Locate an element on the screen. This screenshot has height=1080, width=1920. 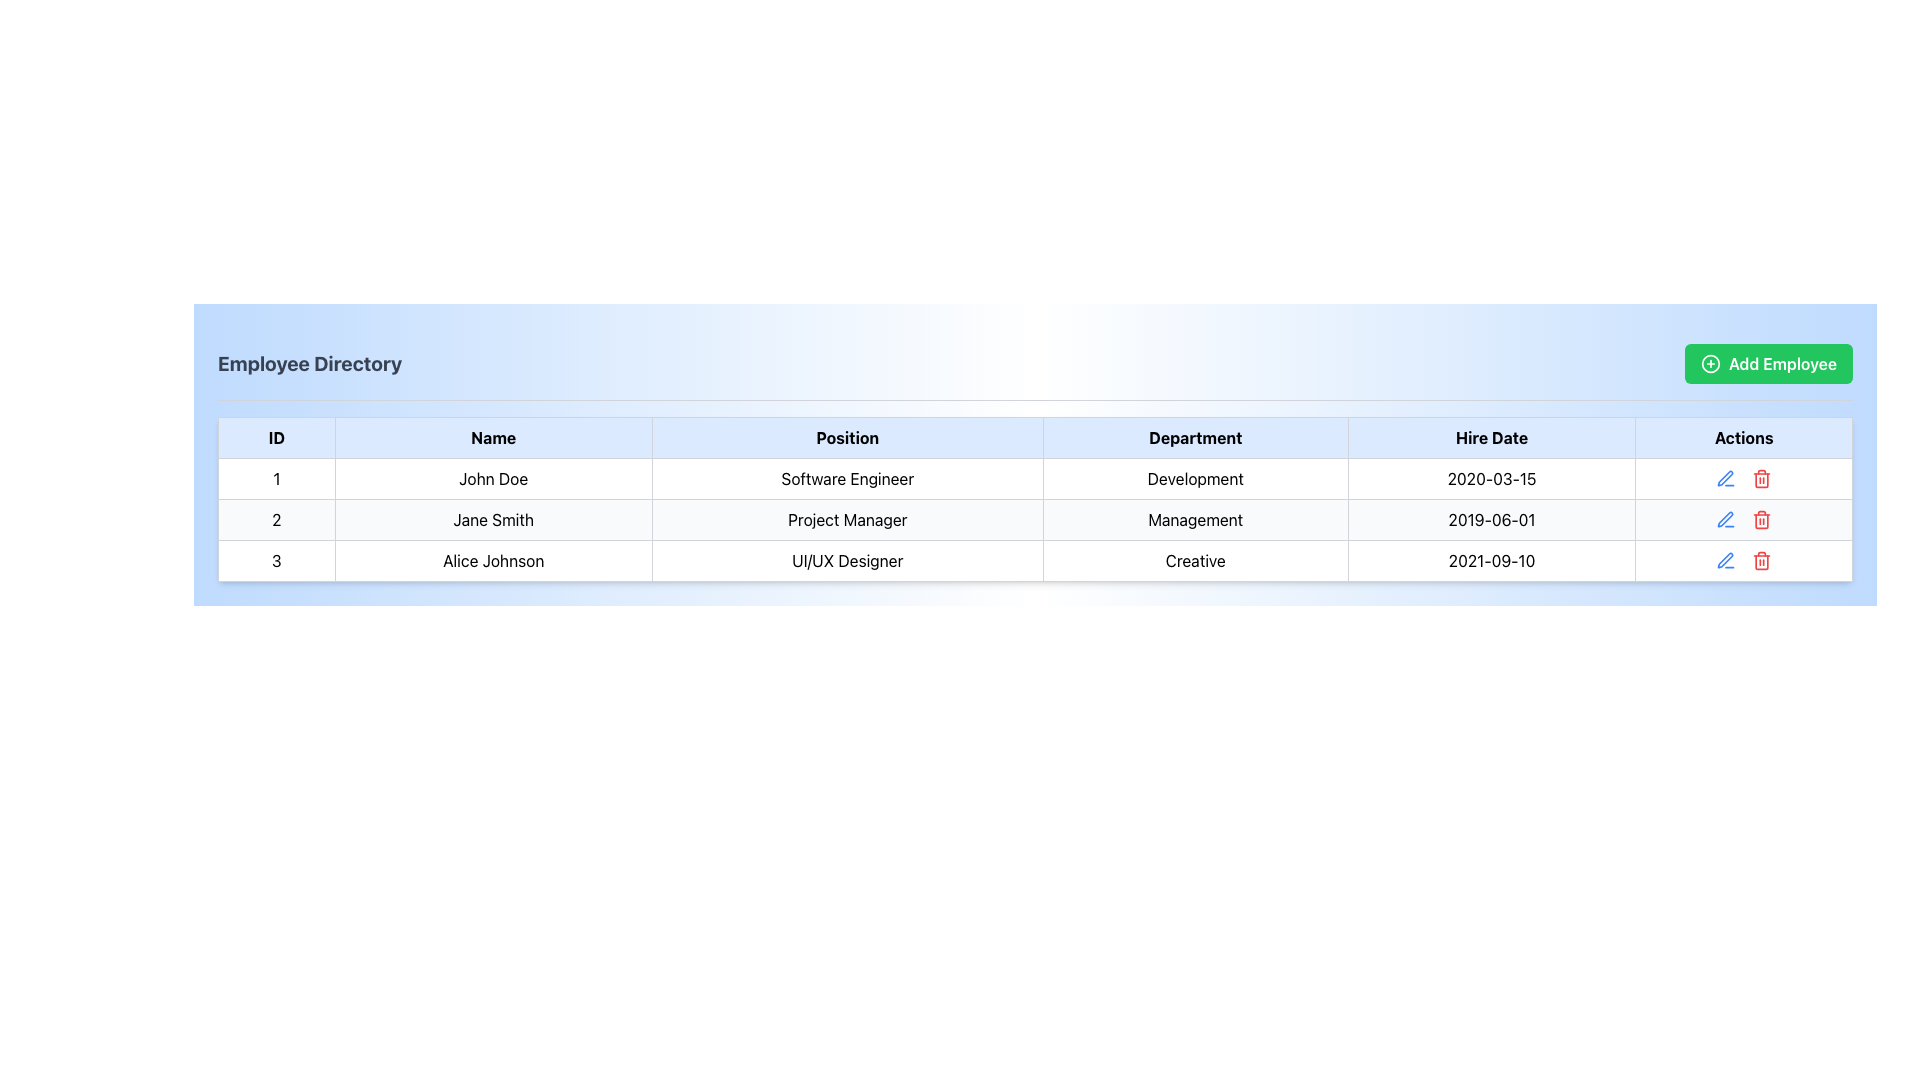
the Text Display element that represents the ID number of the record within the table, located in the first cell of the second row under the 'ID' header is located at coordinates (275, 519).